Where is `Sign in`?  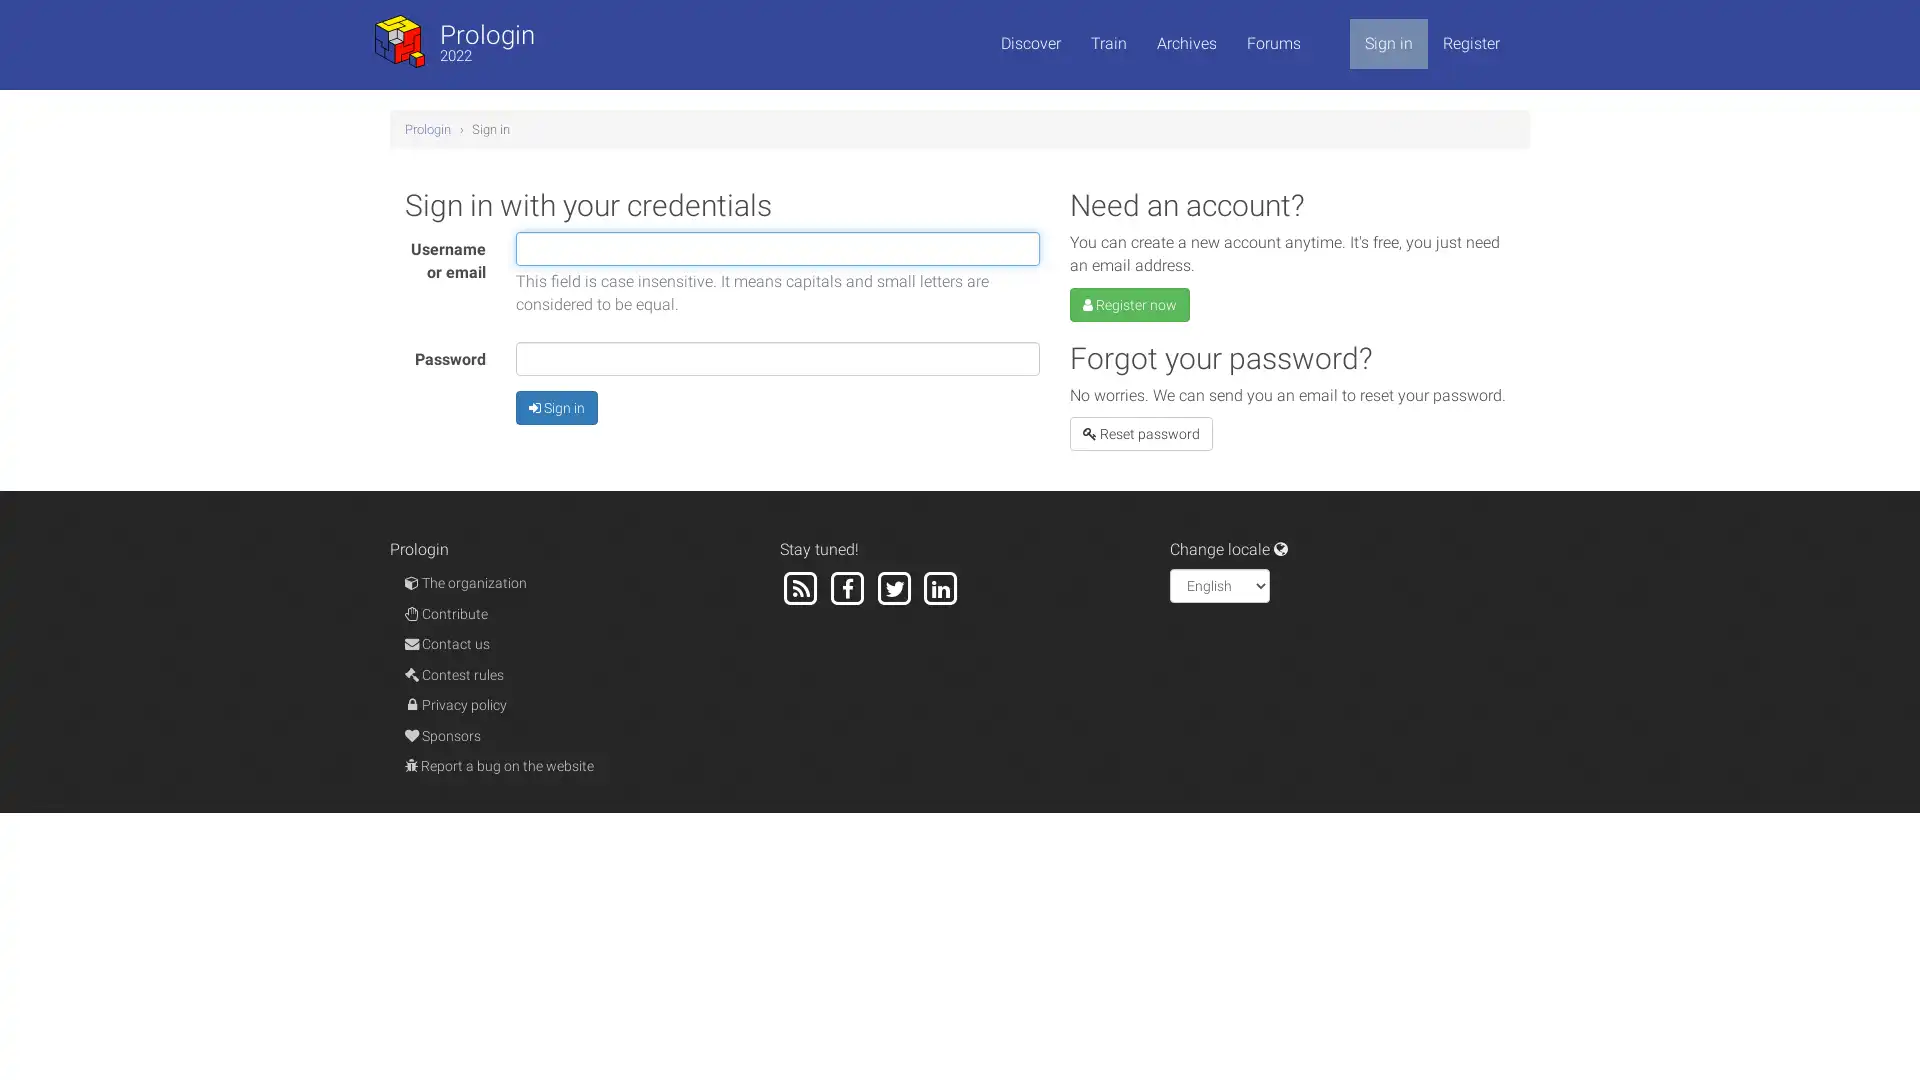 Sign in is located at coordinates (556, 406).